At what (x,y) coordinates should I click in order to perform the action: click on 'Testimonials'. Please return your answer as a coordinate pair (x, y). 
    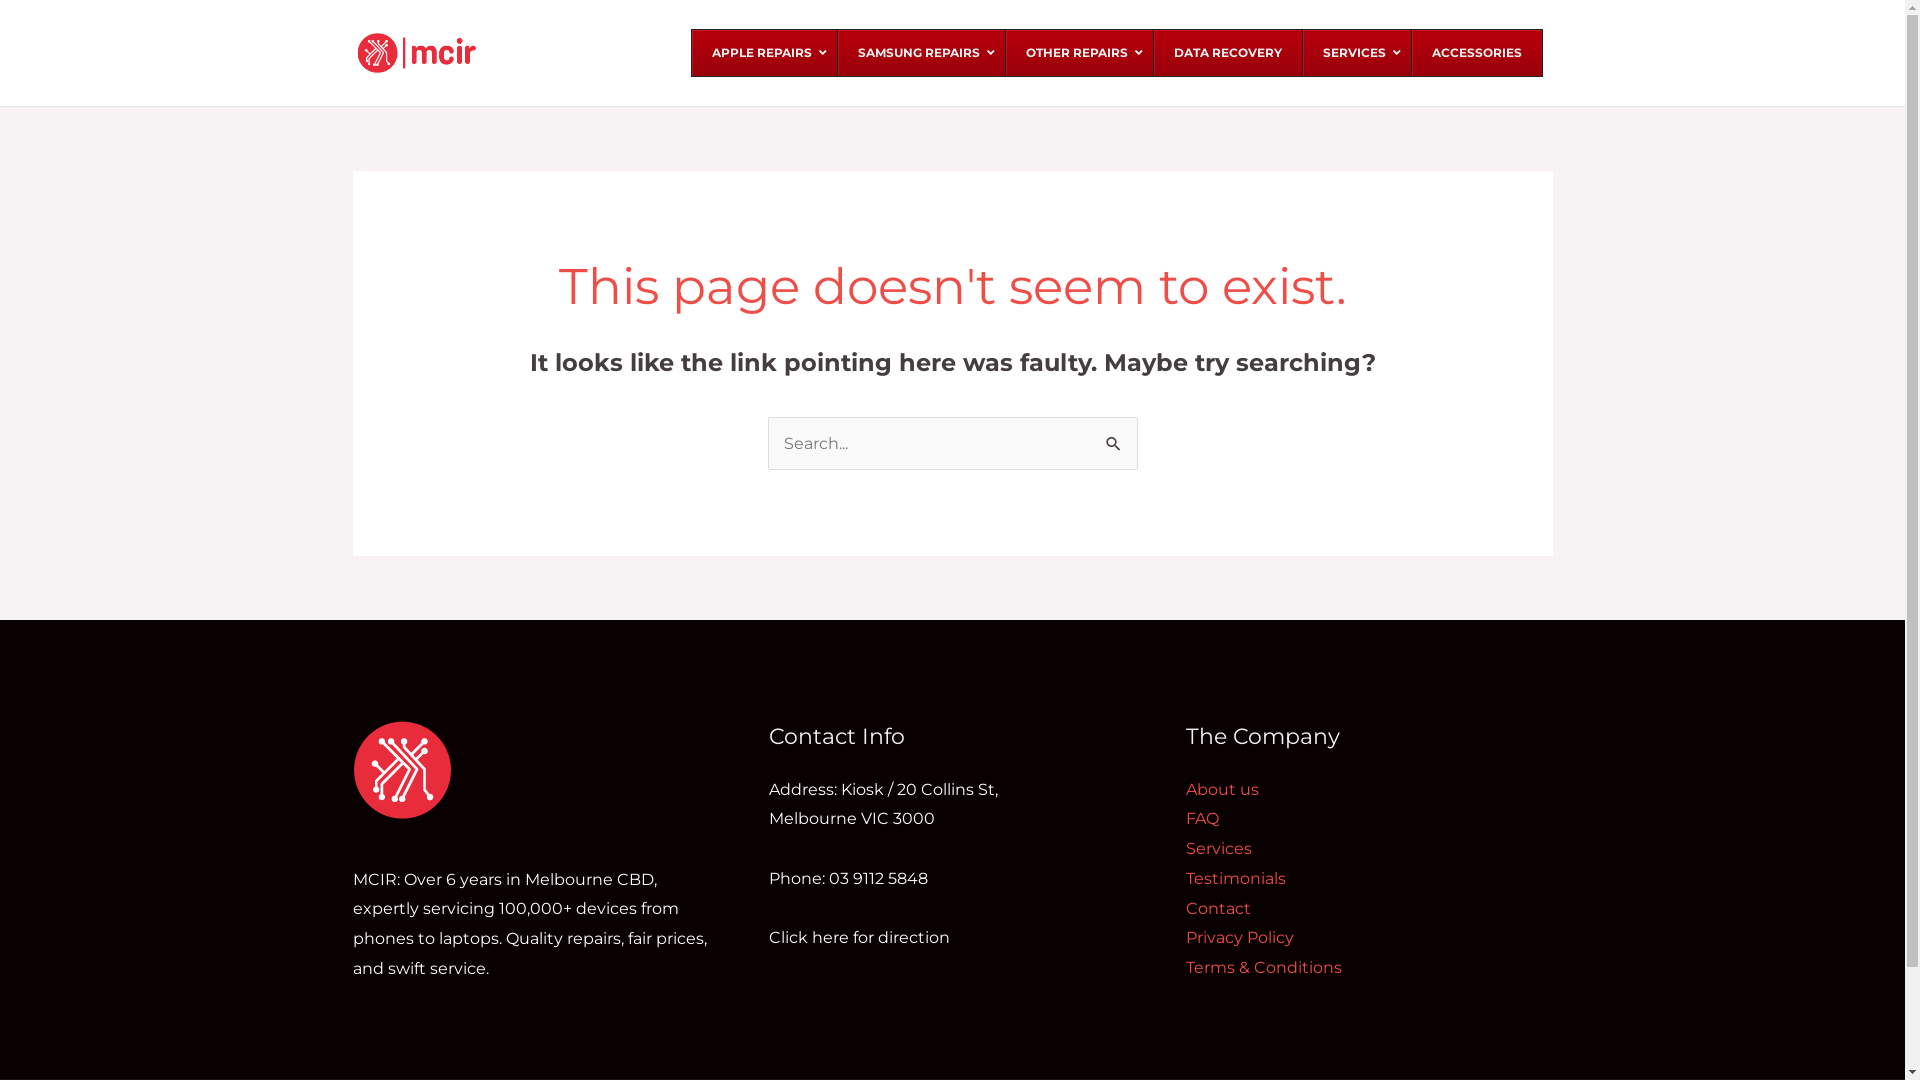
    Looking at the image, I should click on (1185, 877).